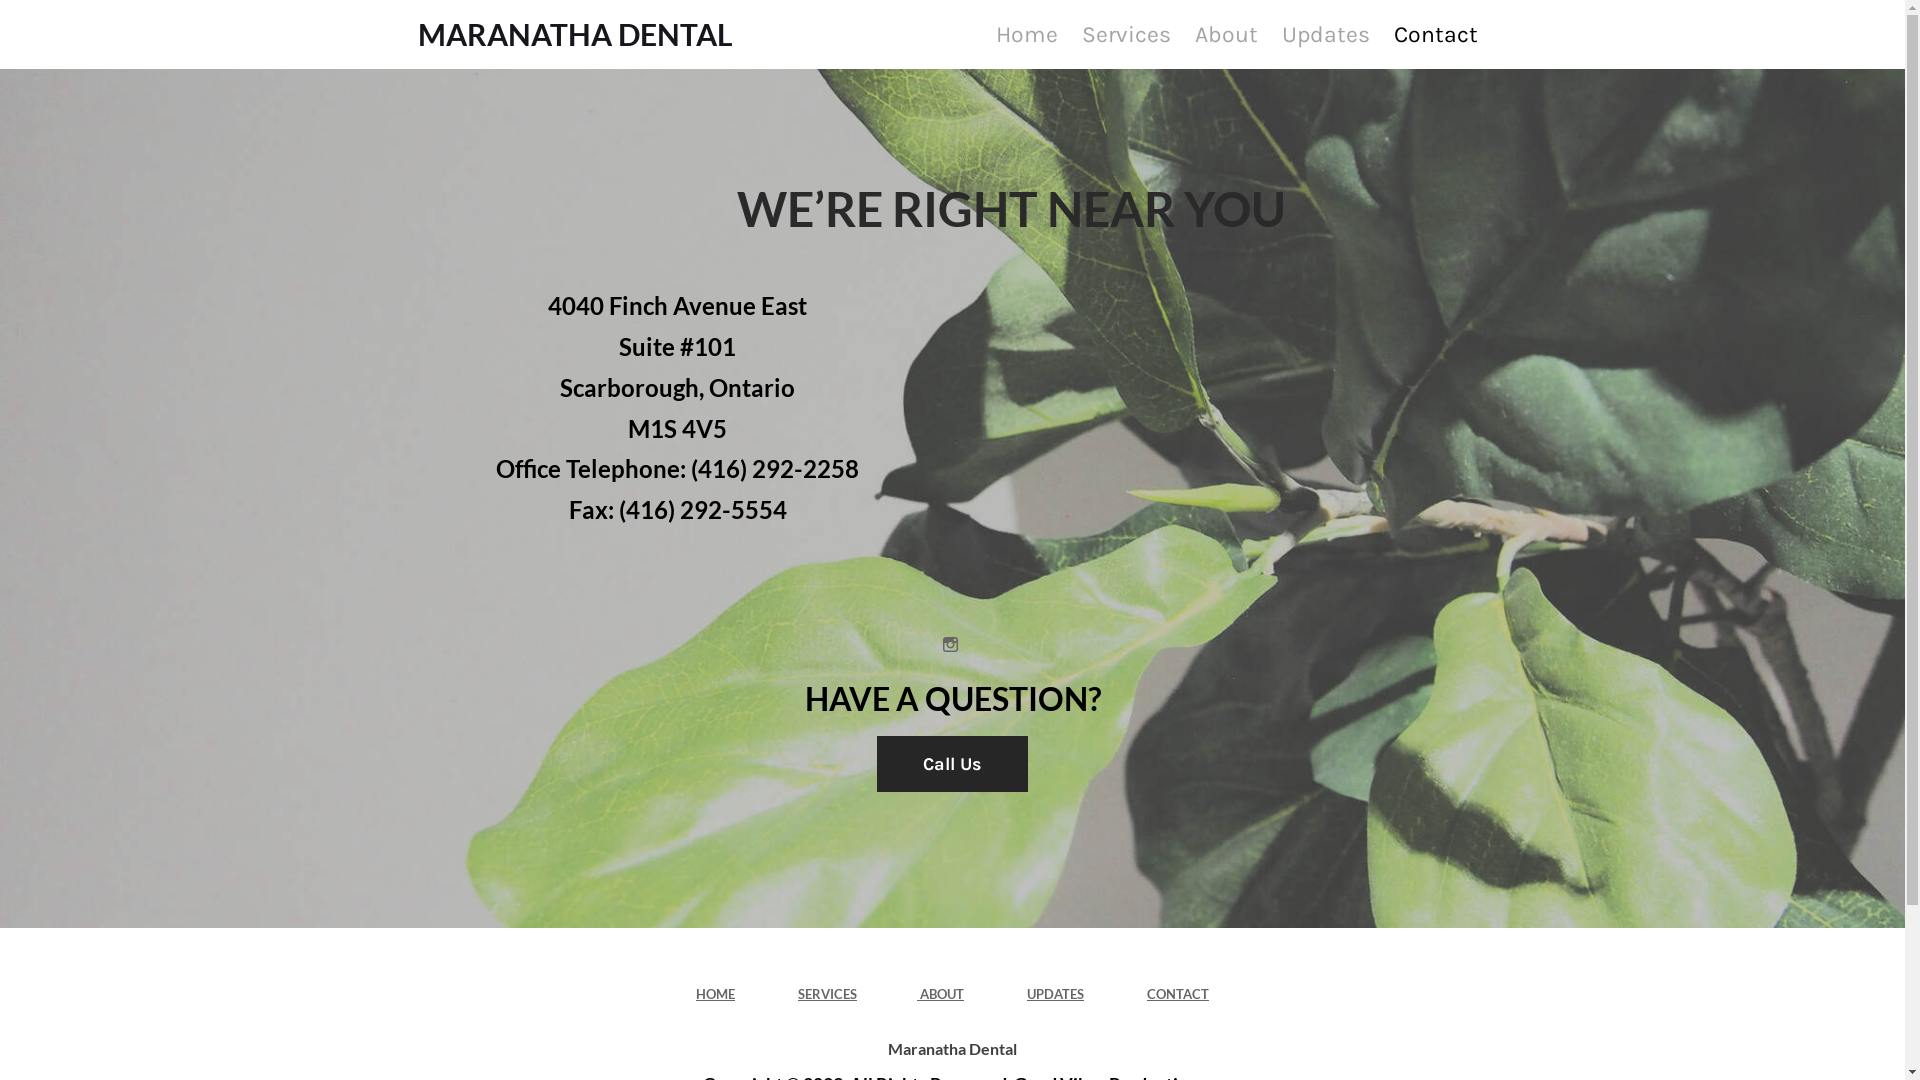  What do you see at coordinates (827, 994) in the screenshot?
I see `'SERVICES'` at bounding box center [827, 994].